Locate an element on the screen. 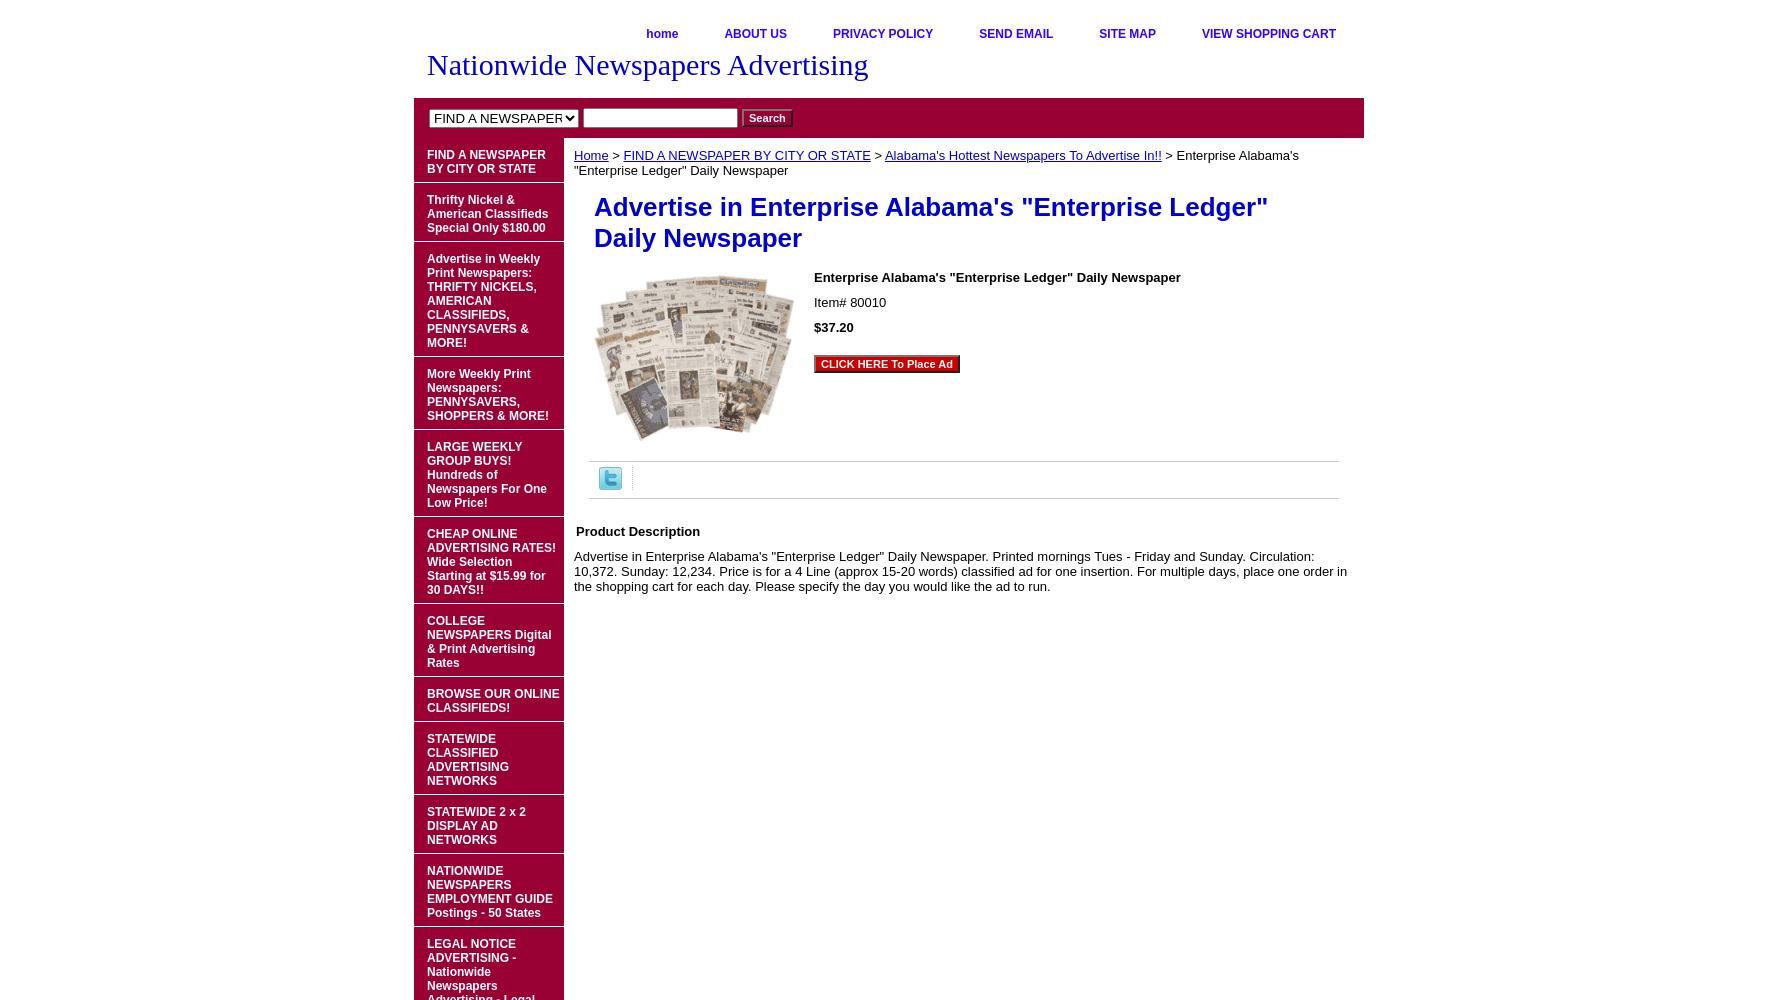 Image resolution: width=1778 pixels, height=1000 pixels. 'Advertise in Enterprise Alabama's 
 "Enterprise Ledger" 
Daily Newspaper' is located at coordinates (930, 221).